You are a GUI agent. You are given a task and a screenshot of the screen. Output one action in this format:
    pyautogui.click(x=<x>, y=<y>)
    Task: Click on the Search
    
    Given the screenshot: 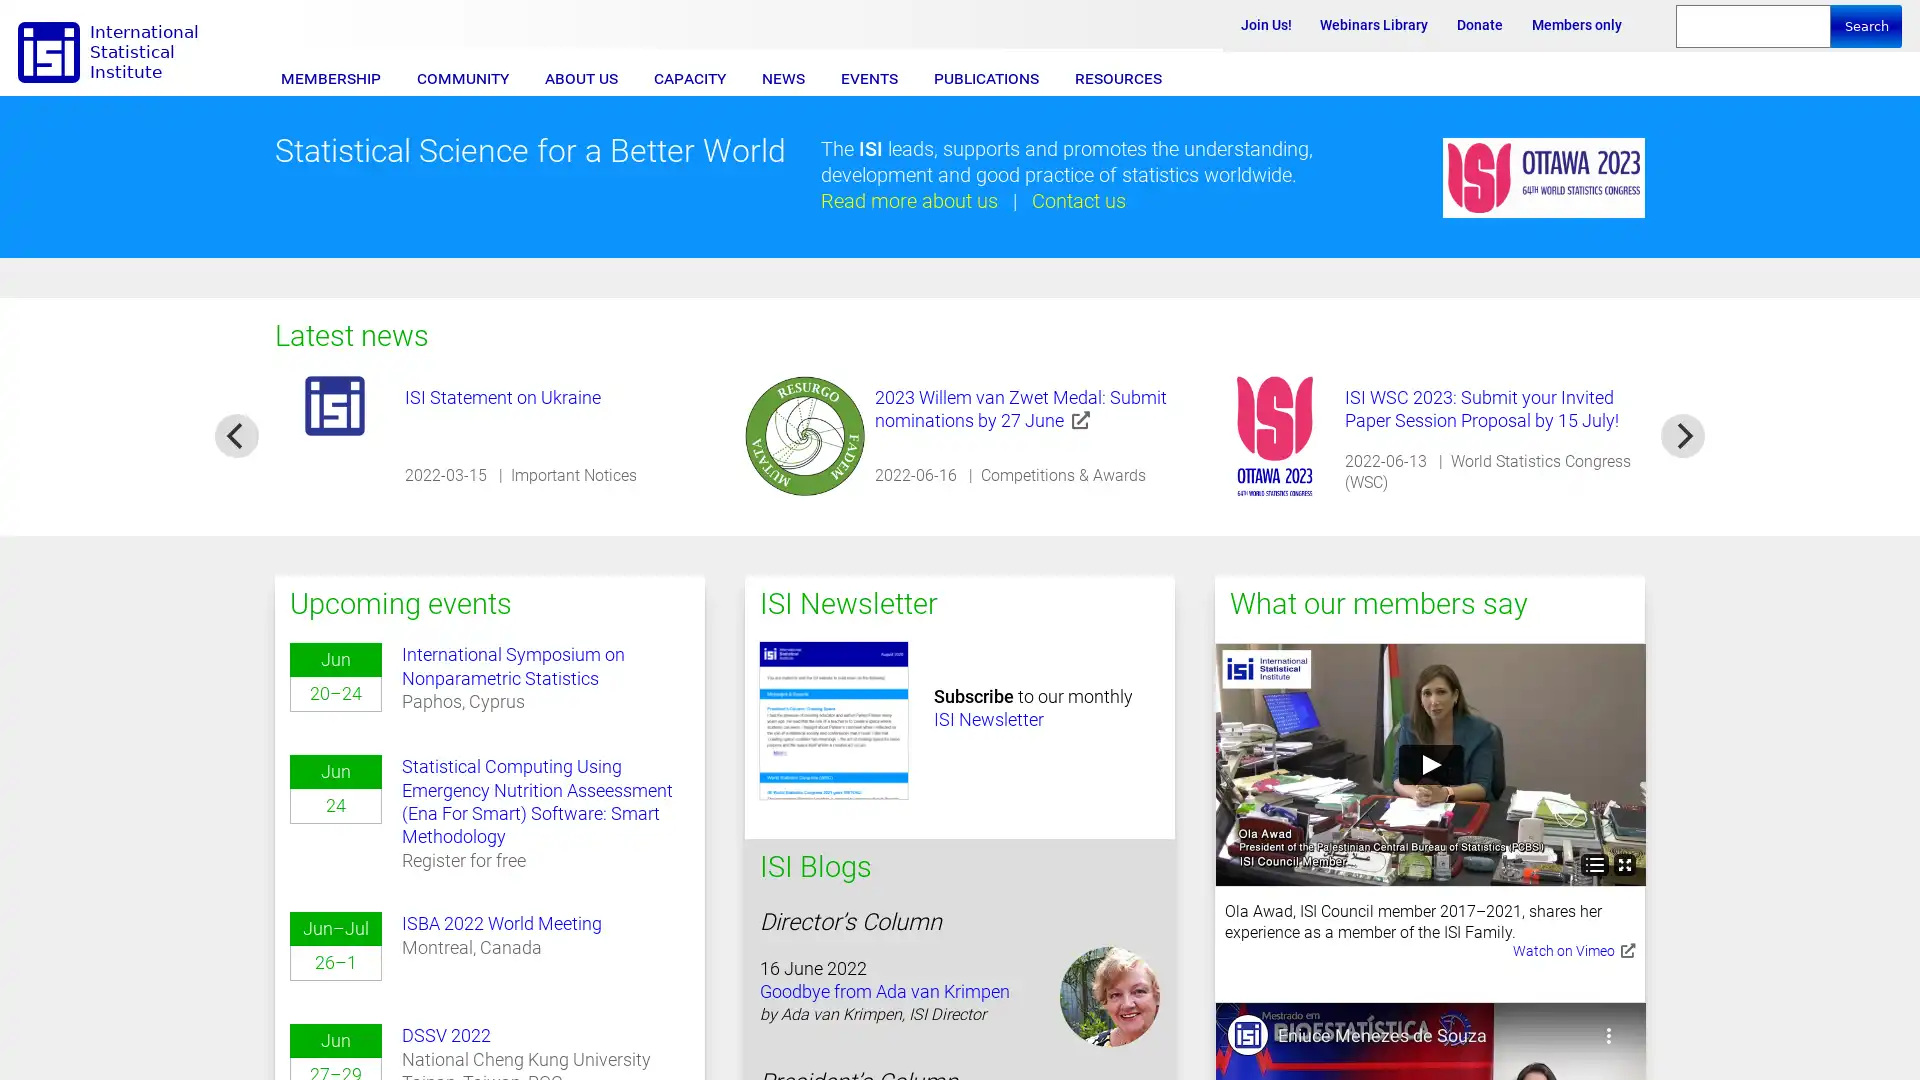 What is the action you would take?
    pyautogui.click(x=1865, y=26)
    